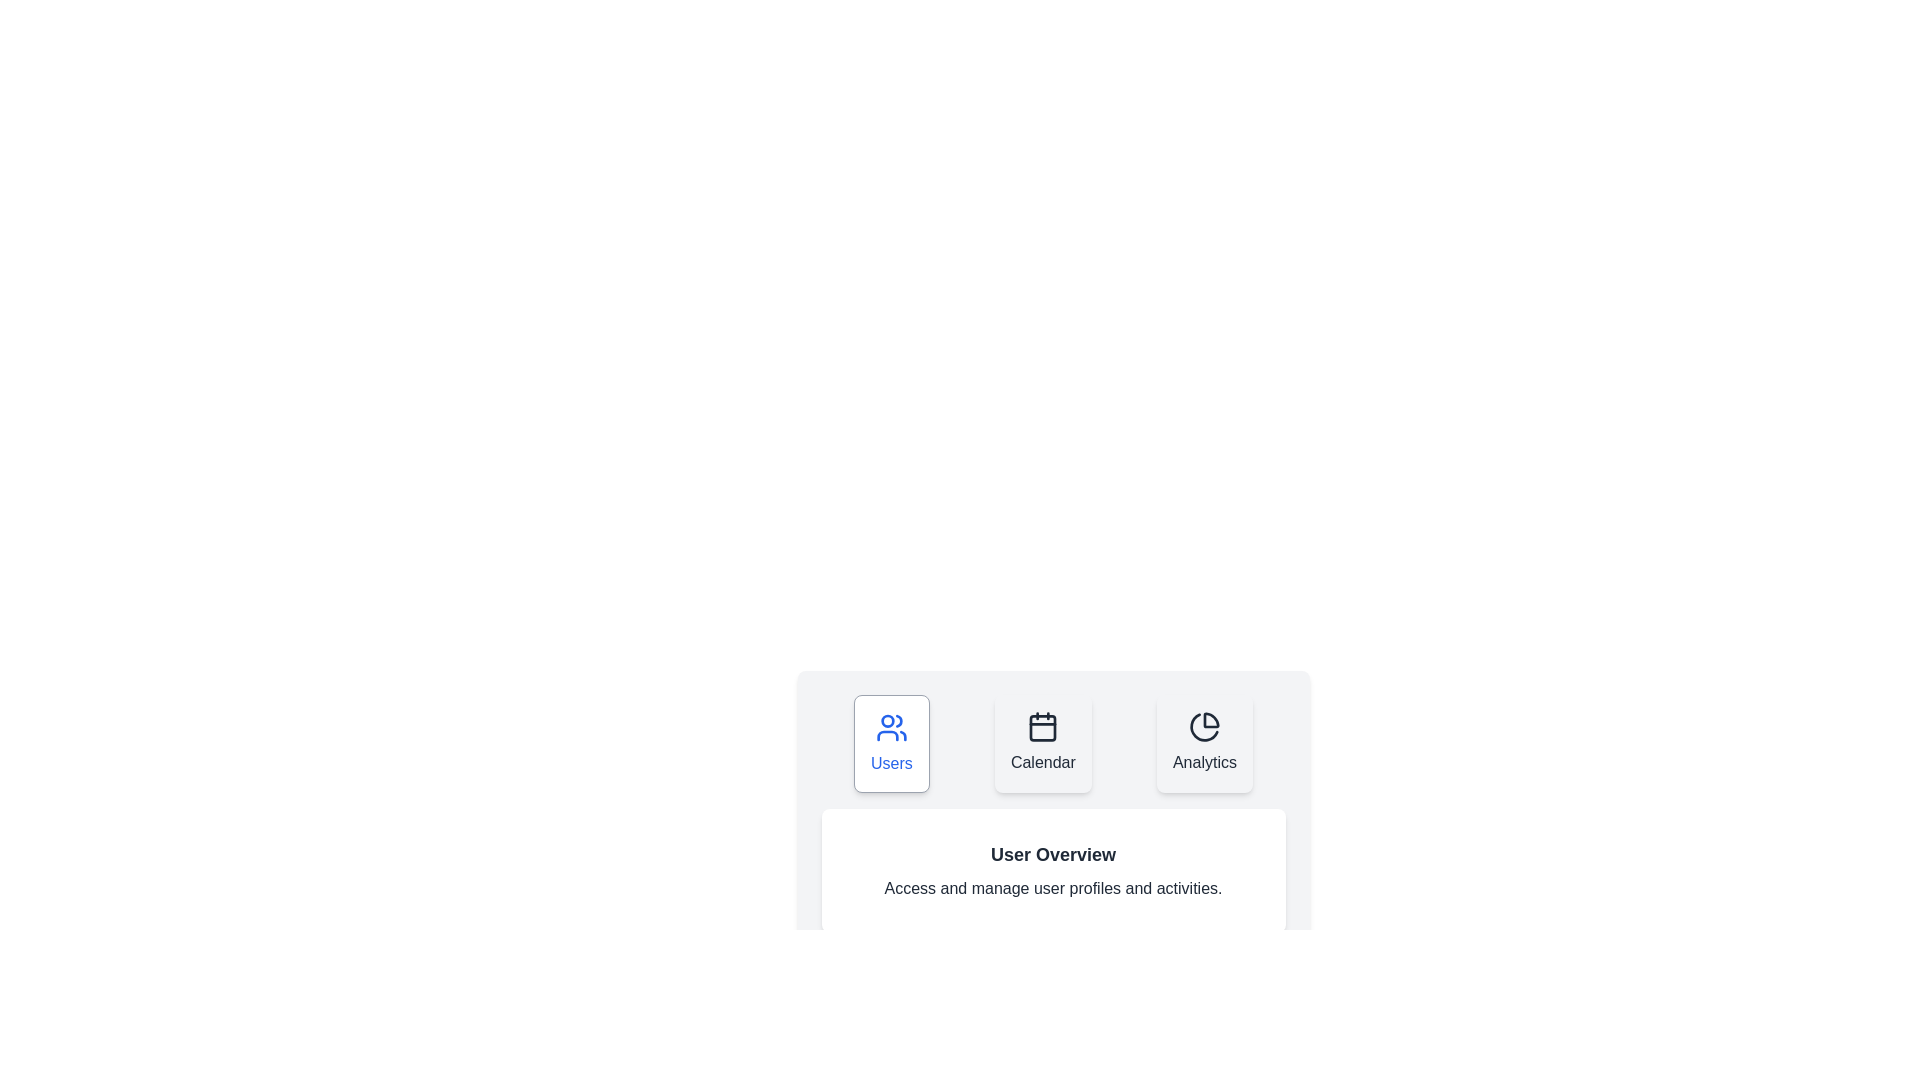  What do you see at coordinates (1052, 855) in the screenshot?
I see `the text label 'User Overview' which is a bold, large font heading centrally positioned above a smaller descriptive text` at bounding box center [1052, 855].